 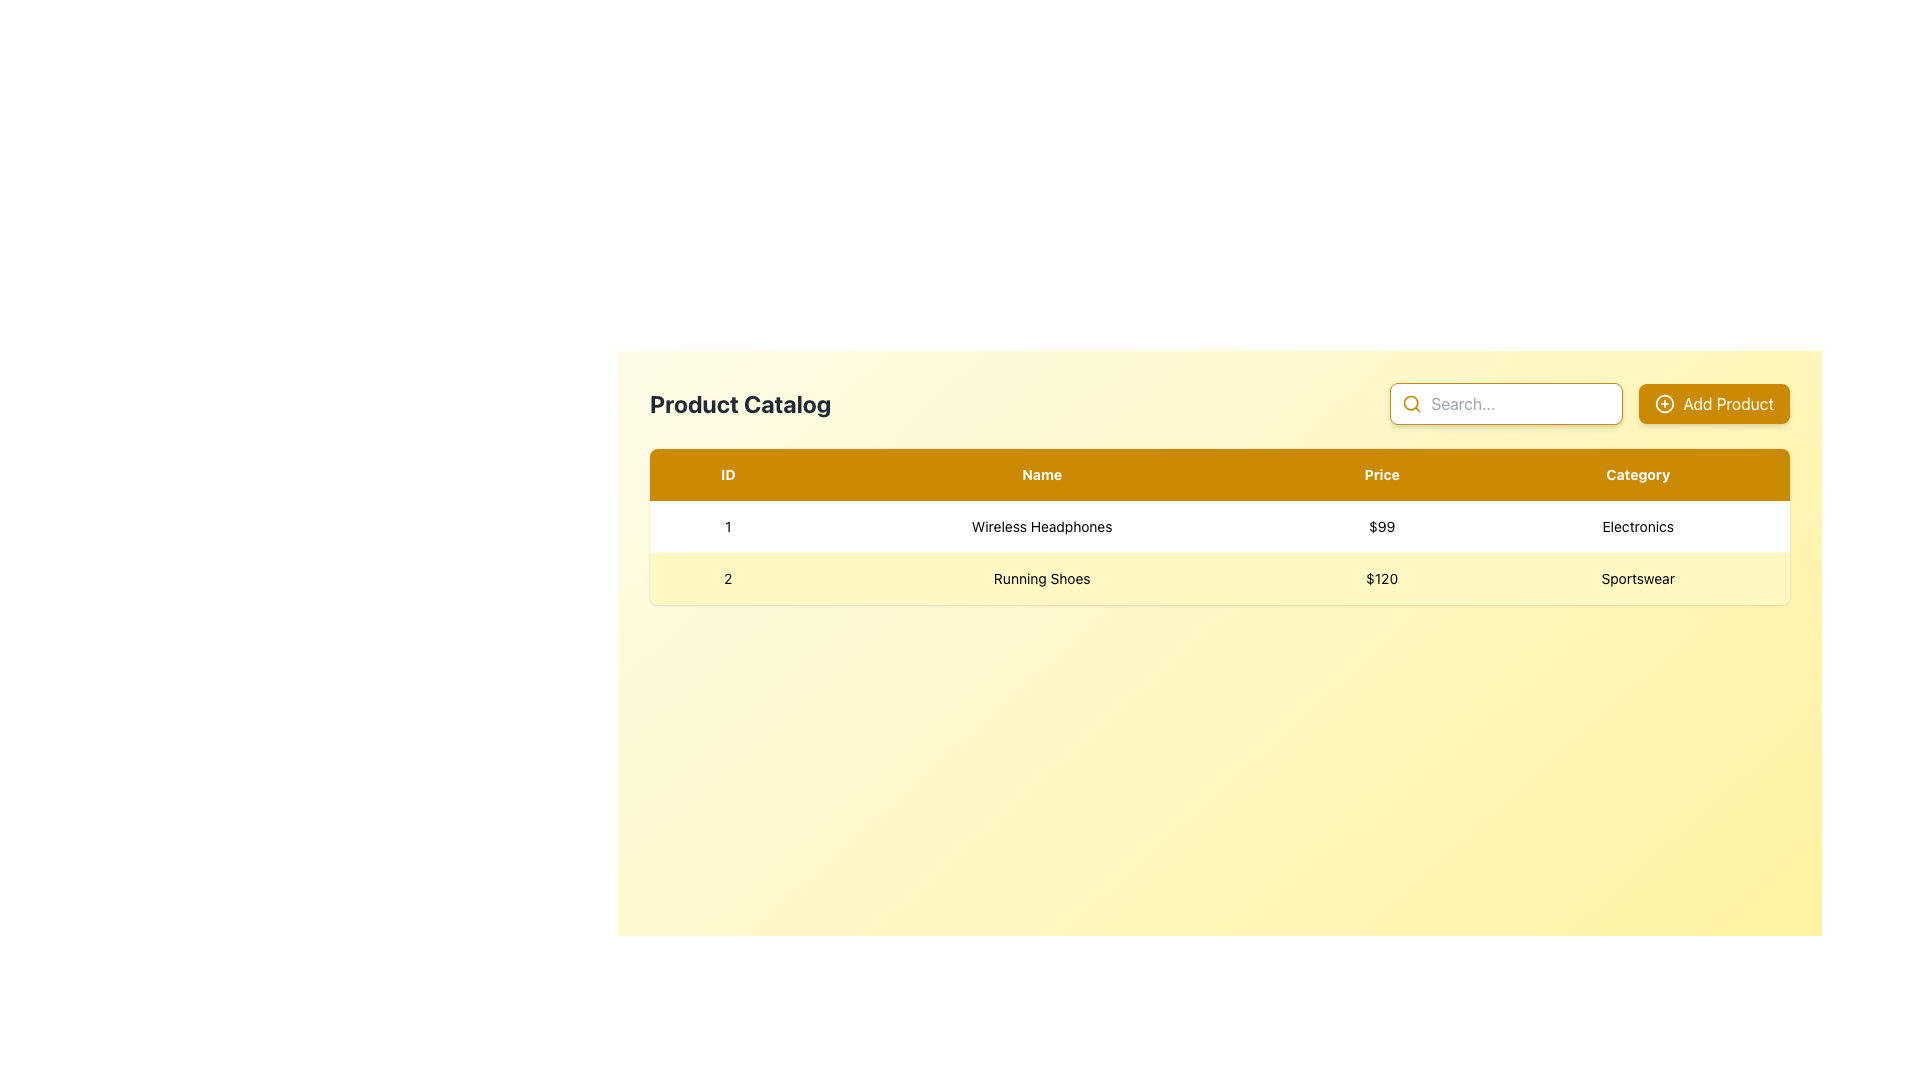 What do you see at coordinates (1381, 526) in the screenshot?
I see `text displaying the price of the product 'Wireless Headphones' located in the third cell of the first row under the 'Price' column` at bounding box center [1381, 526].